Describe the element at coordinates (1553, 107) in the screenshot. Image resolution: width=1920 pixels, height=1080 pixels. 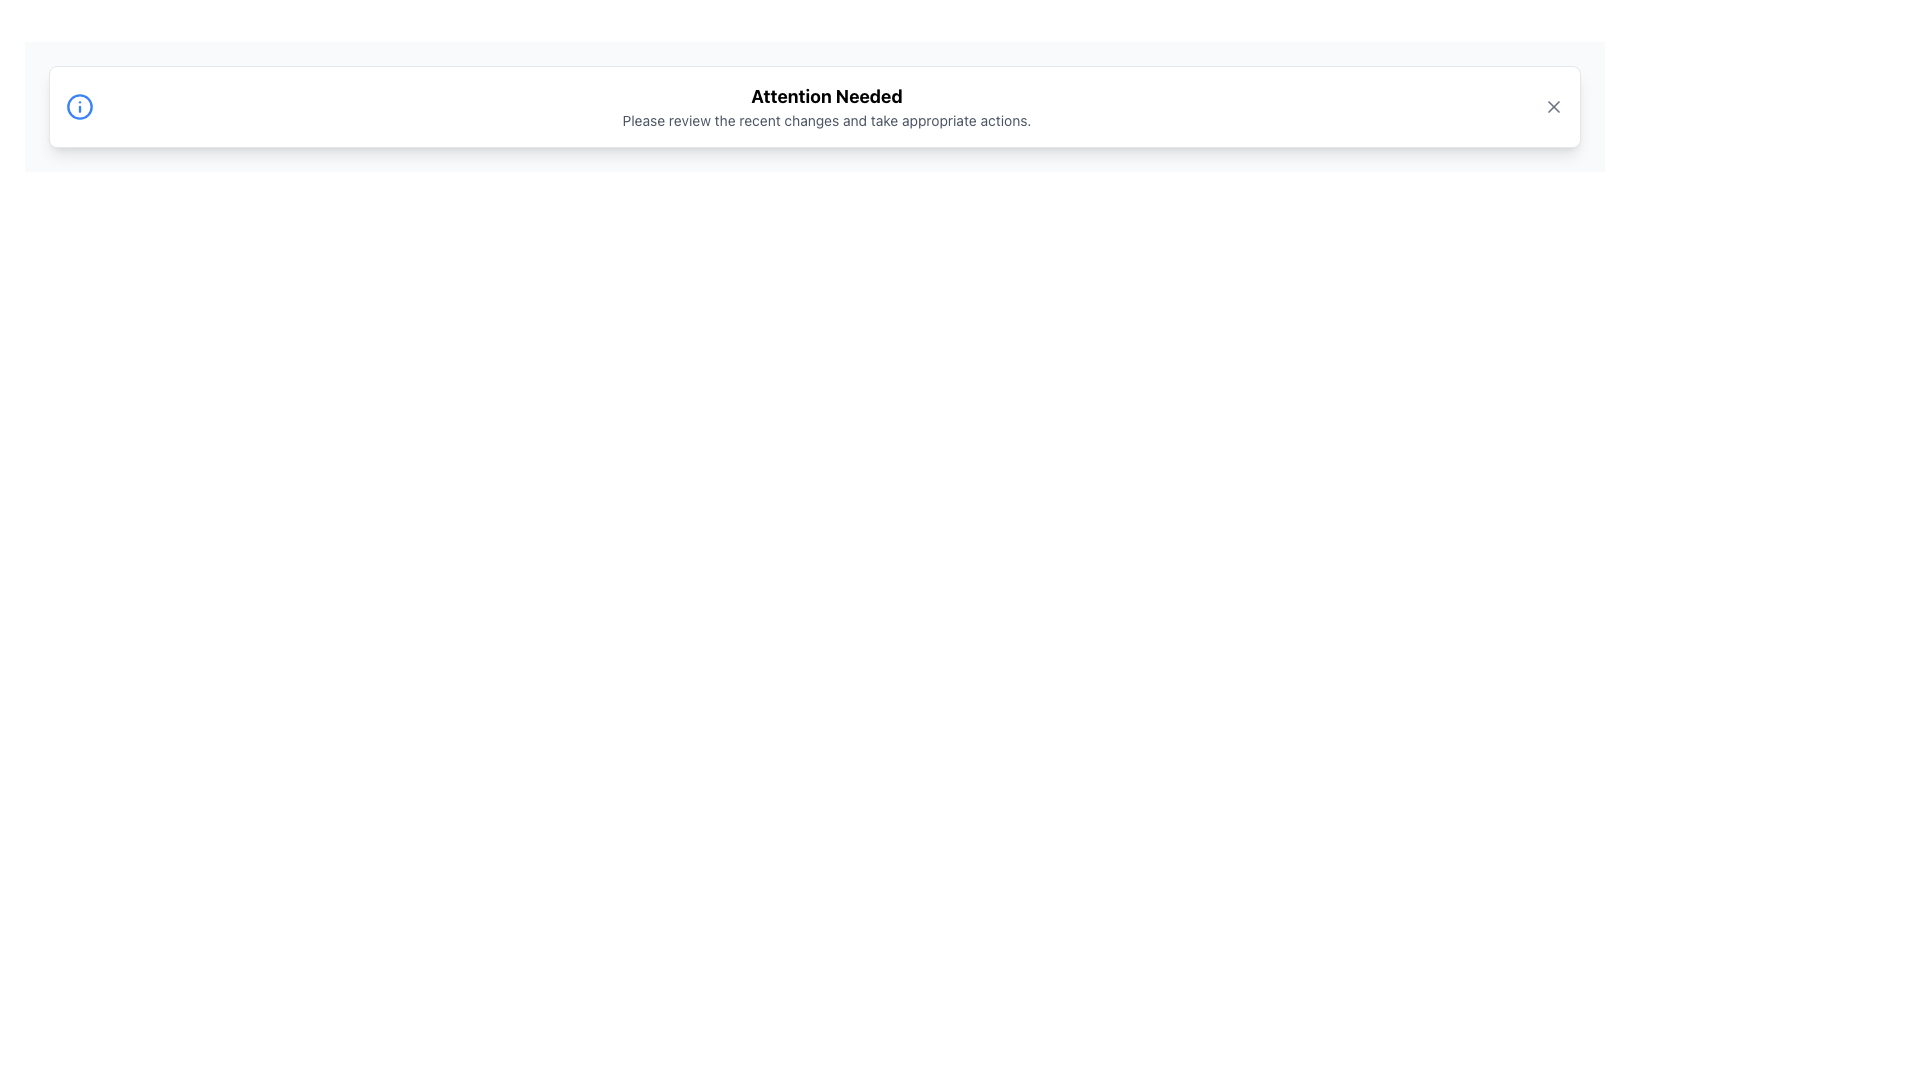
I see `the close icon located in the notification bar` at that location.